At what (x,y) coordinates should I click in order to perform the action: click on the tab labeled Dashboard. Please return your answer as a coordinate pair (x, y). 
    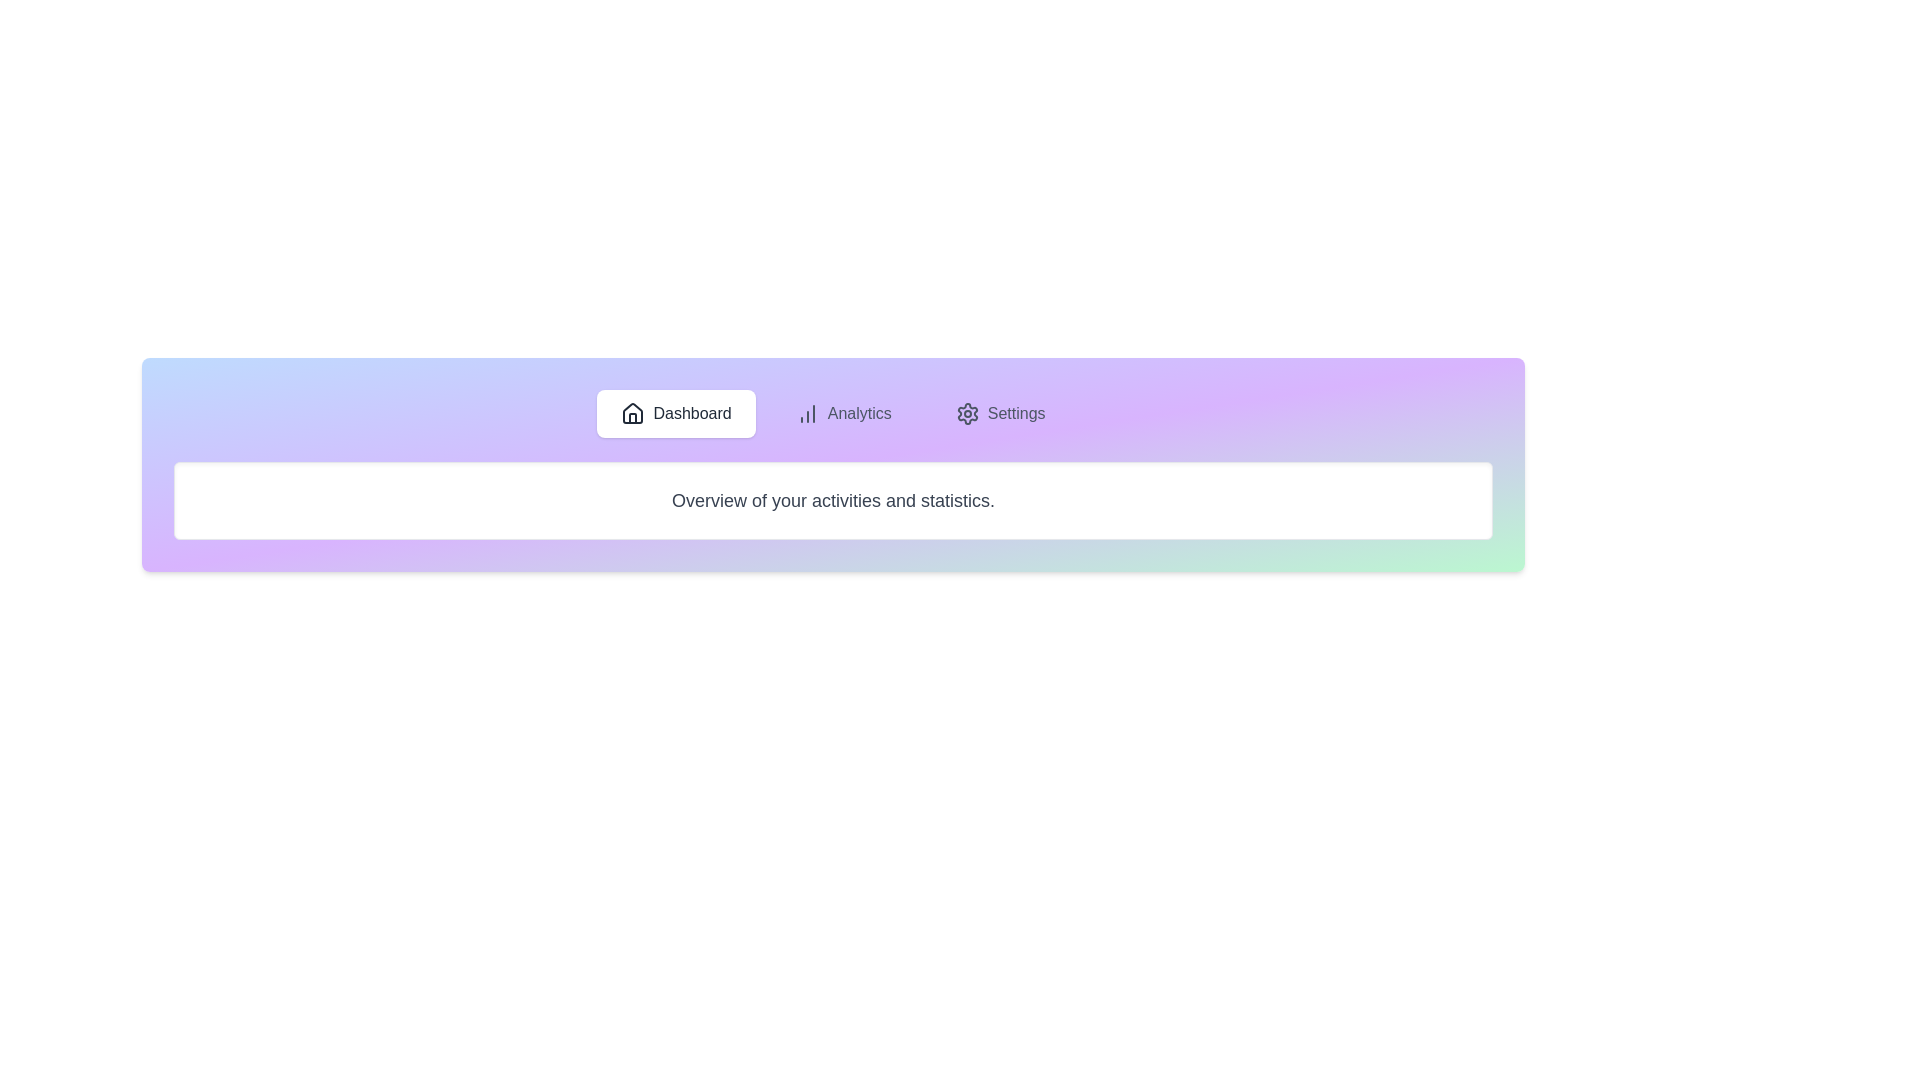
    Looking at the image, I should click on (676, 412).